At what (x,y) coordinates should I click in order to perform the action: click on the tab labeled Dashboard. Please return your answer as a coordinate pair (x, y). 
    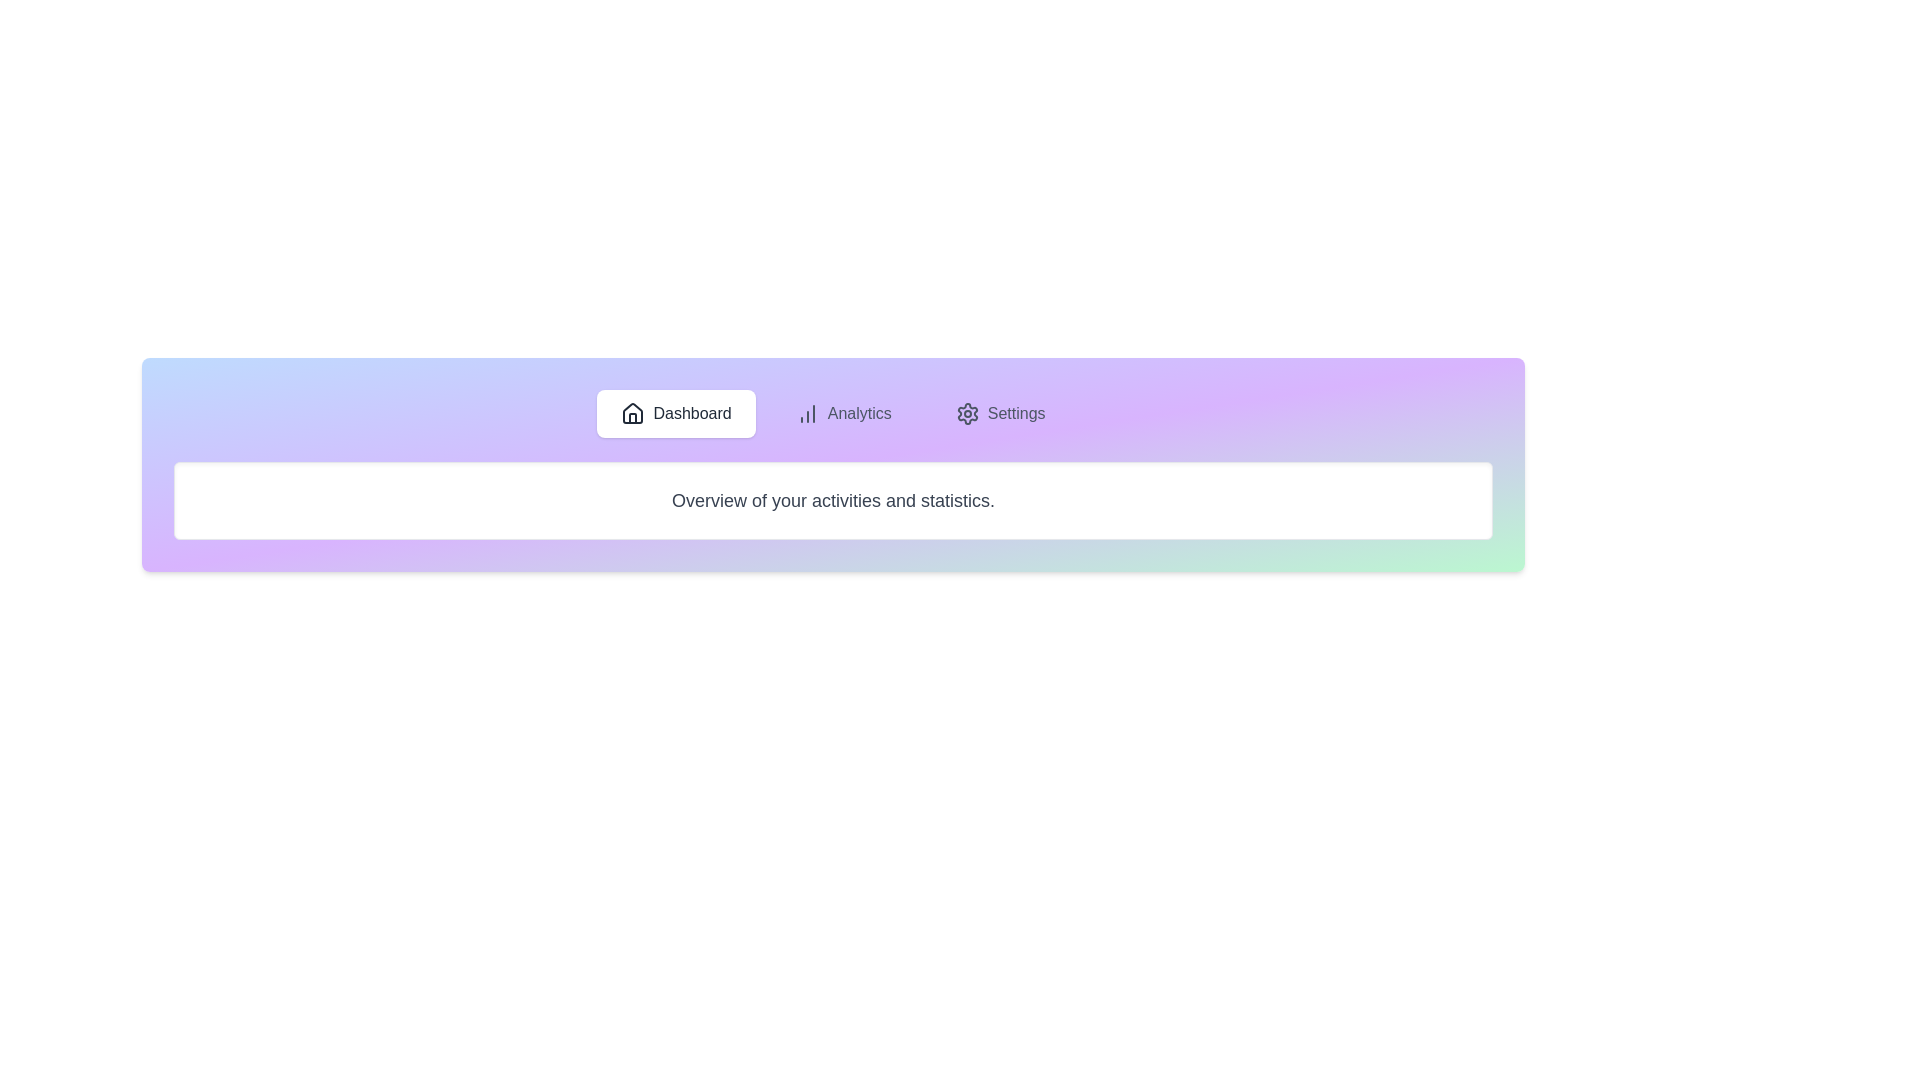
    Looking at the image, I should click on (676, 412).